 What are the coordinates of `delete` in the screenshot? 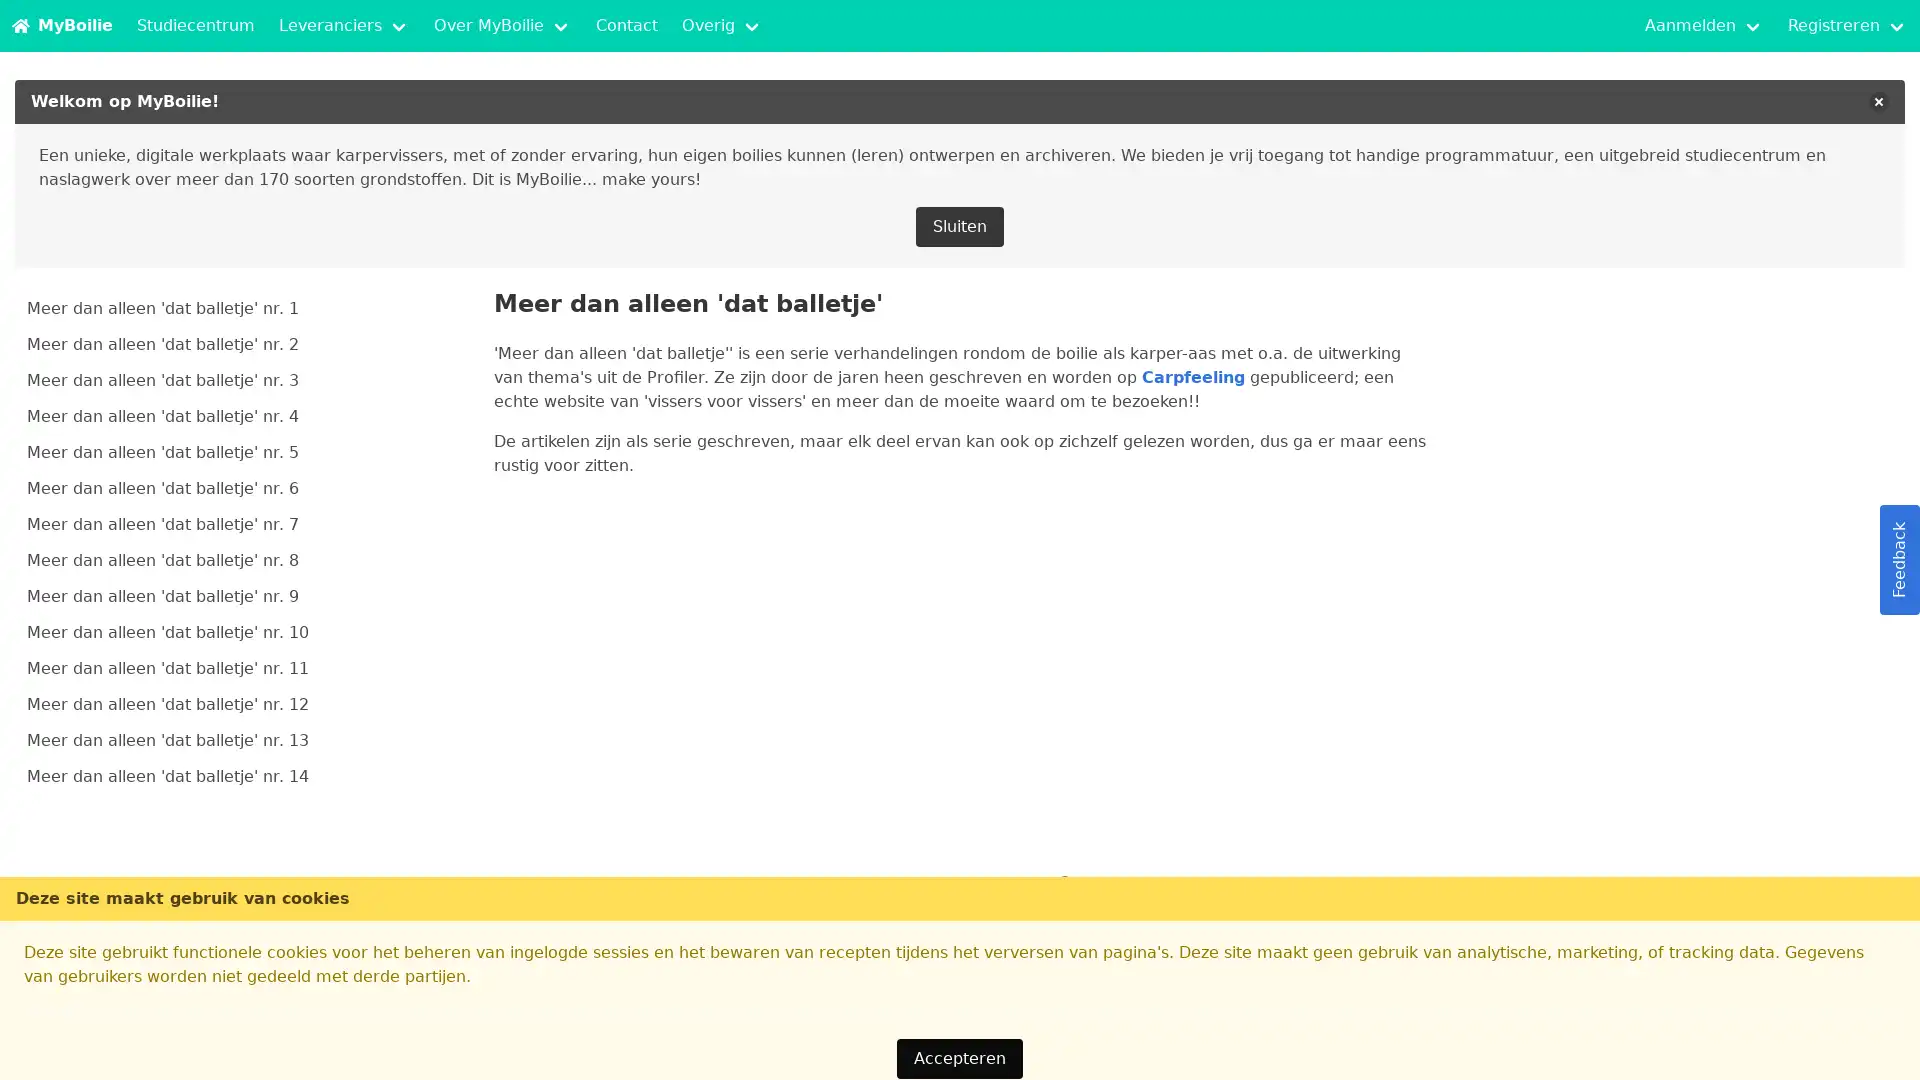 It's located at (1877, 101).